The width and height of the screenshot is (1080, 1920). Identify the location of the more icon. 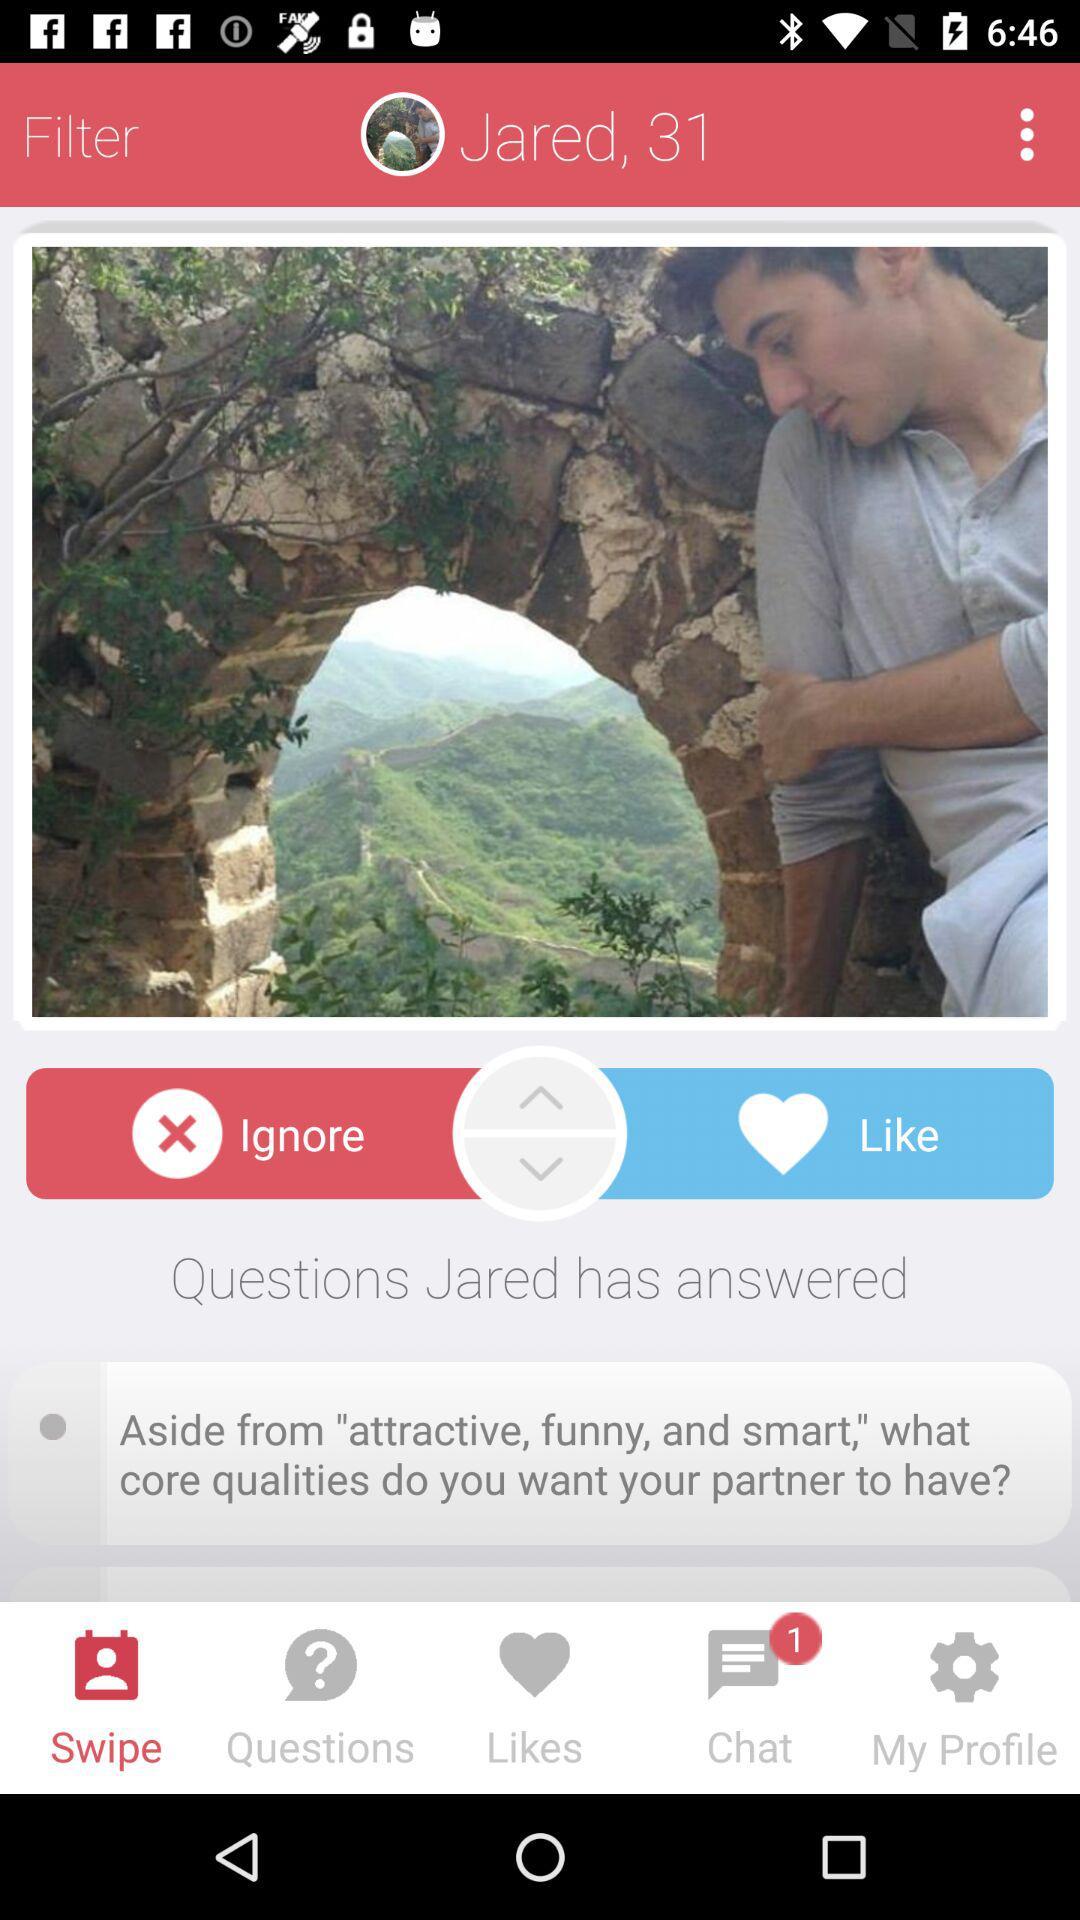
(1027, 133).